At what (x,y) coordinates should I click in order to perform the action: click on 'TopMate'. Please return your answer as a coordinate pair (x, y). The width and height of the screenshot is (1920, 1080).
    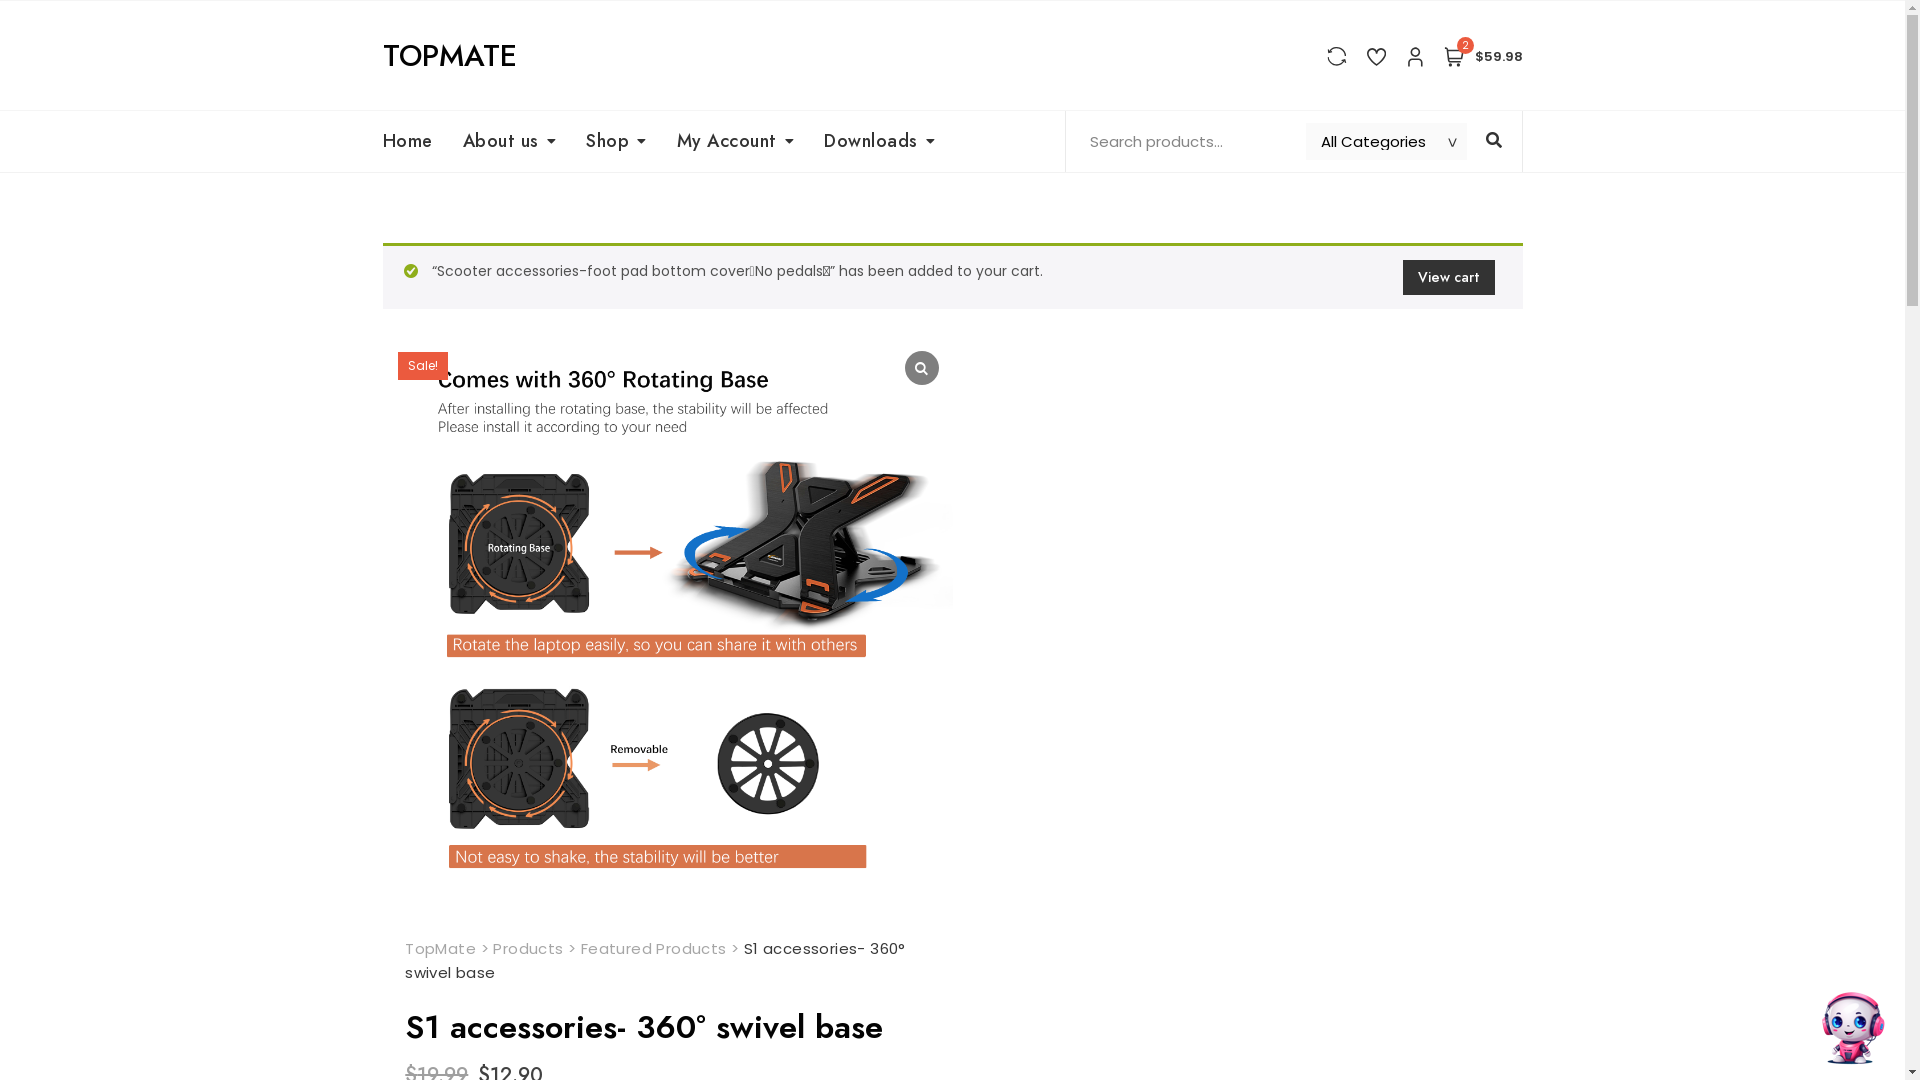
    Looking at the image, I should click on (403, 947).